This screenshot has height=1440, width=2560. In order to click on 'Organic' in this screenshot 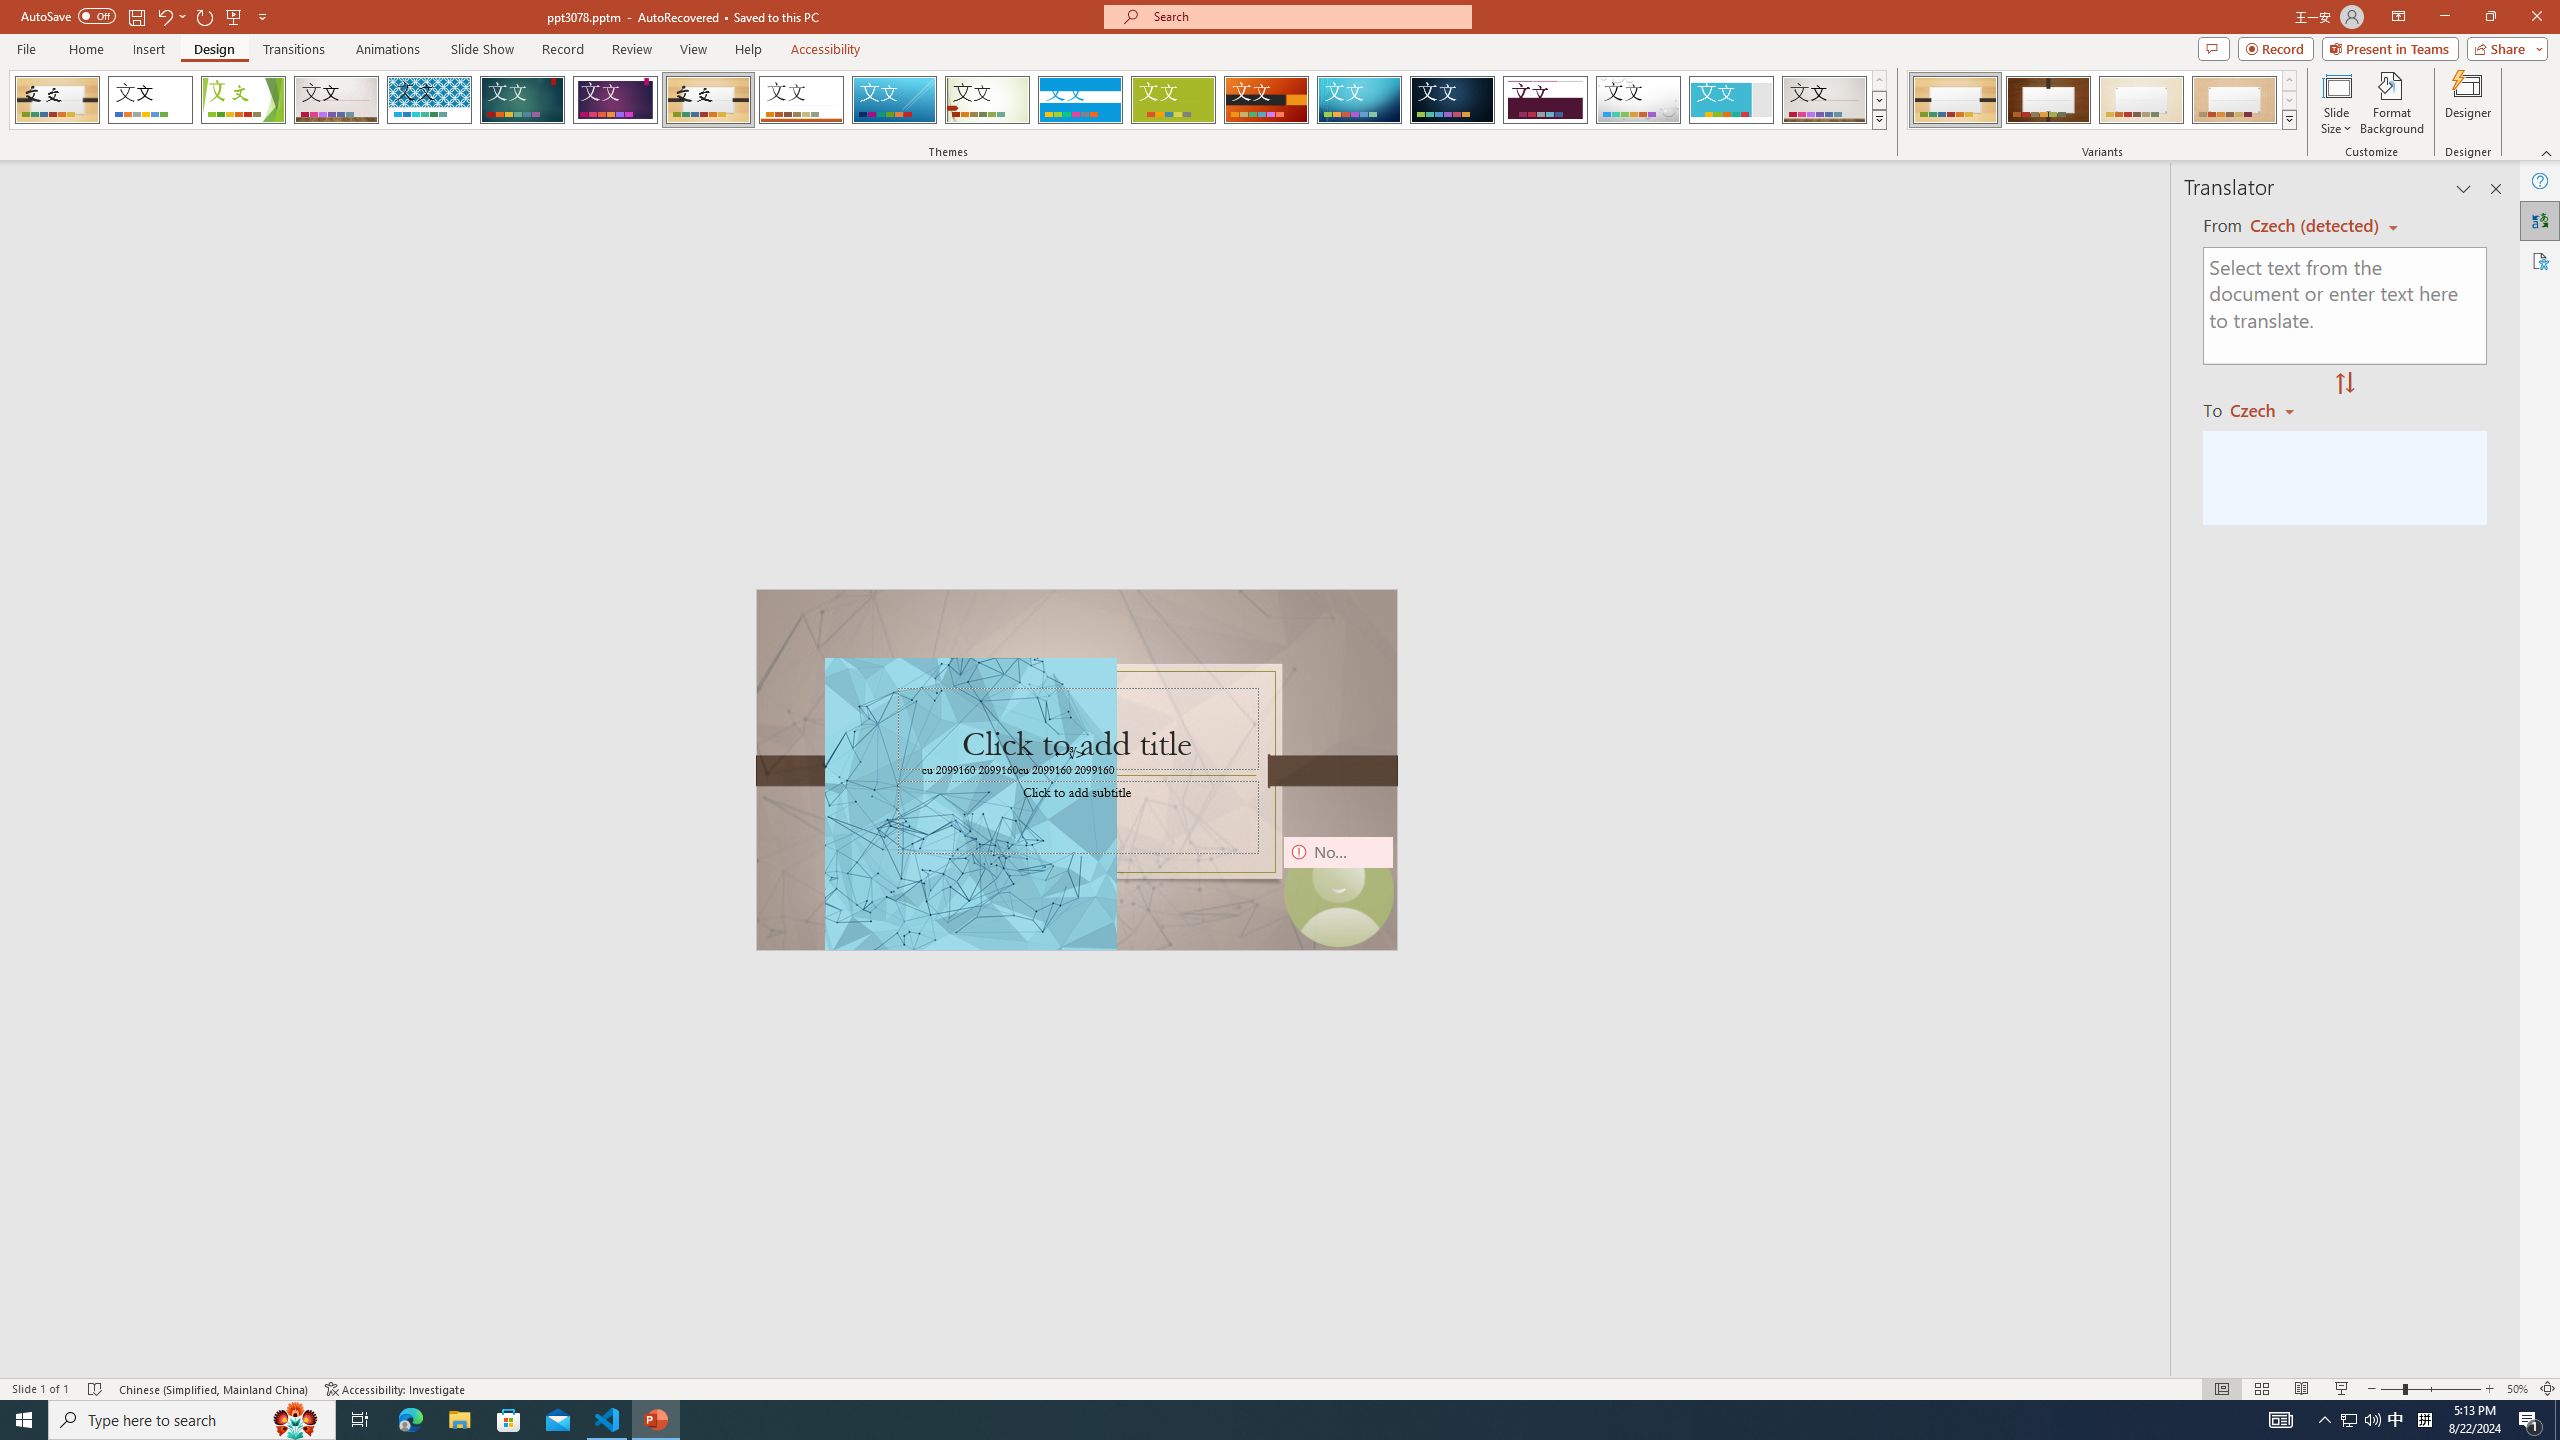, I will do `click(709, 99)`.